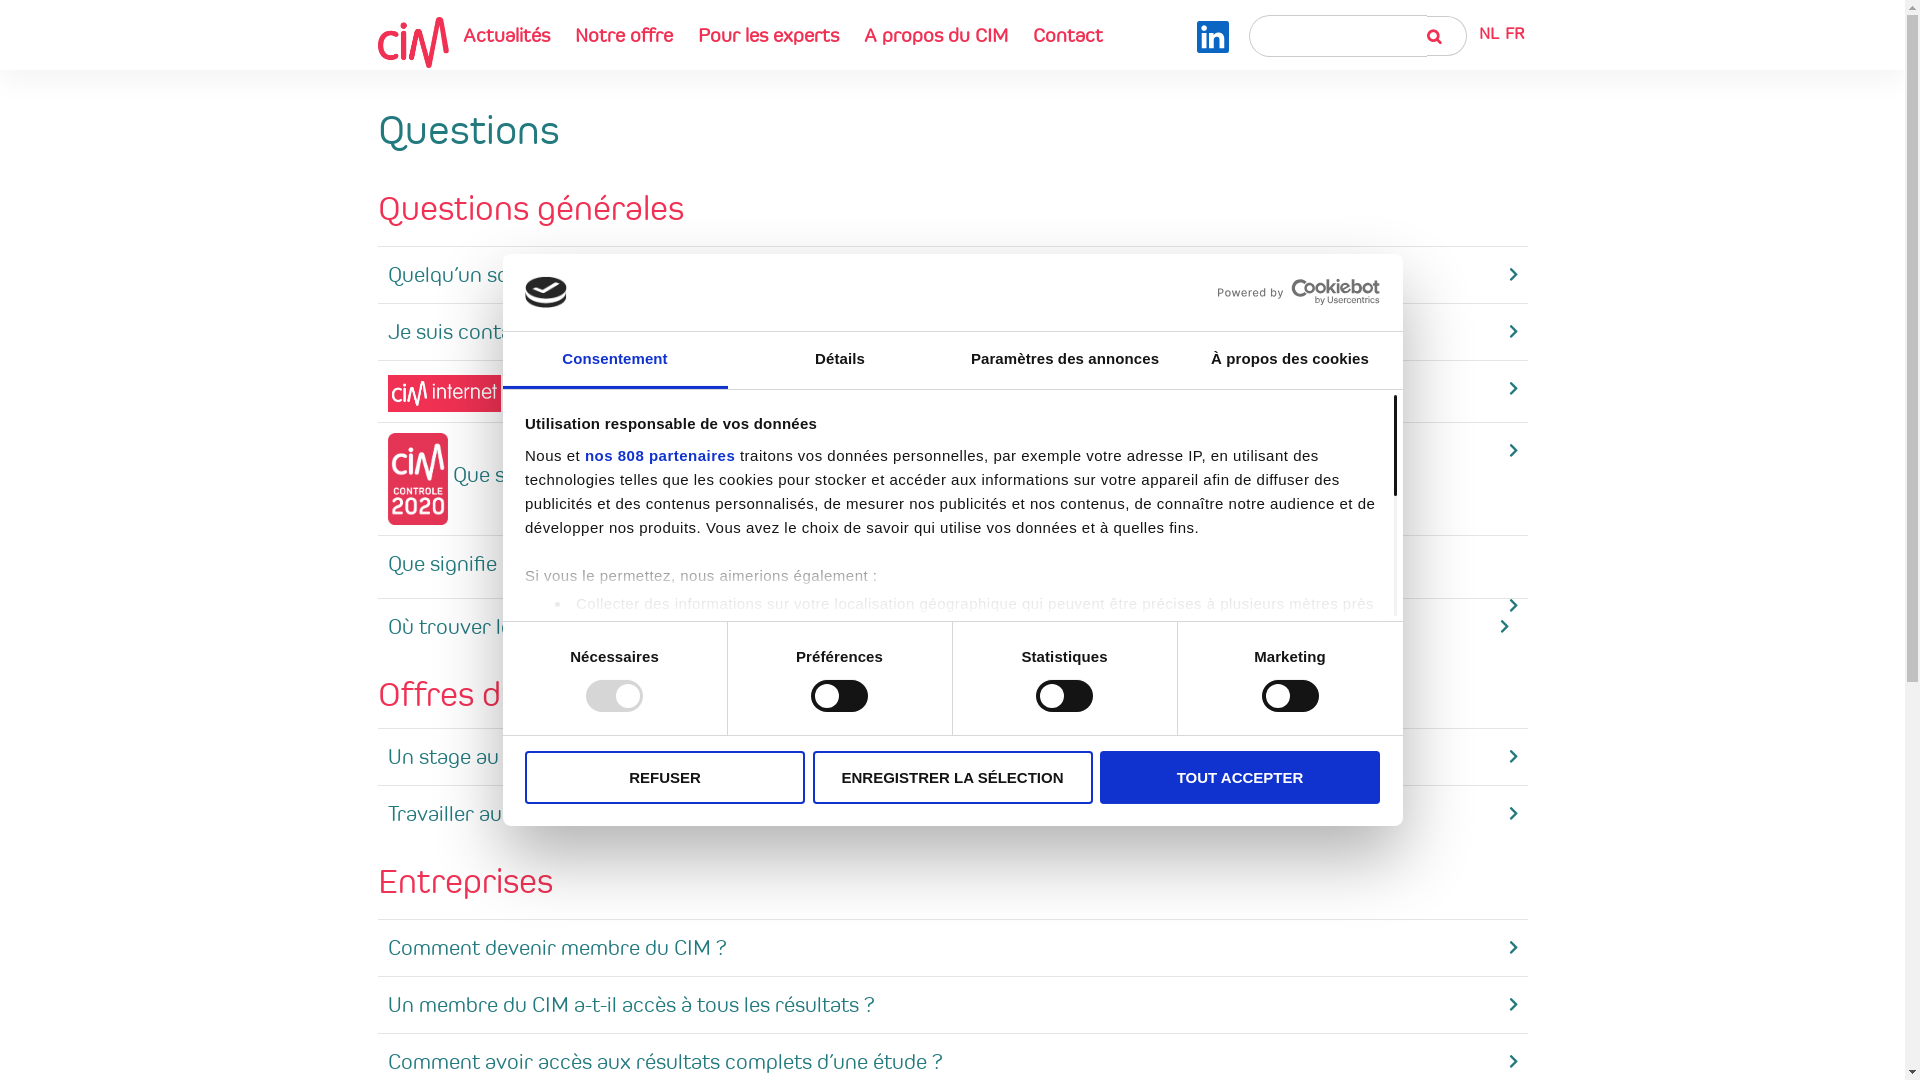  What do you see at coordinates (1488, 33) in the screenshot?
I see `'NL'` at bounding box center [1488, 33].